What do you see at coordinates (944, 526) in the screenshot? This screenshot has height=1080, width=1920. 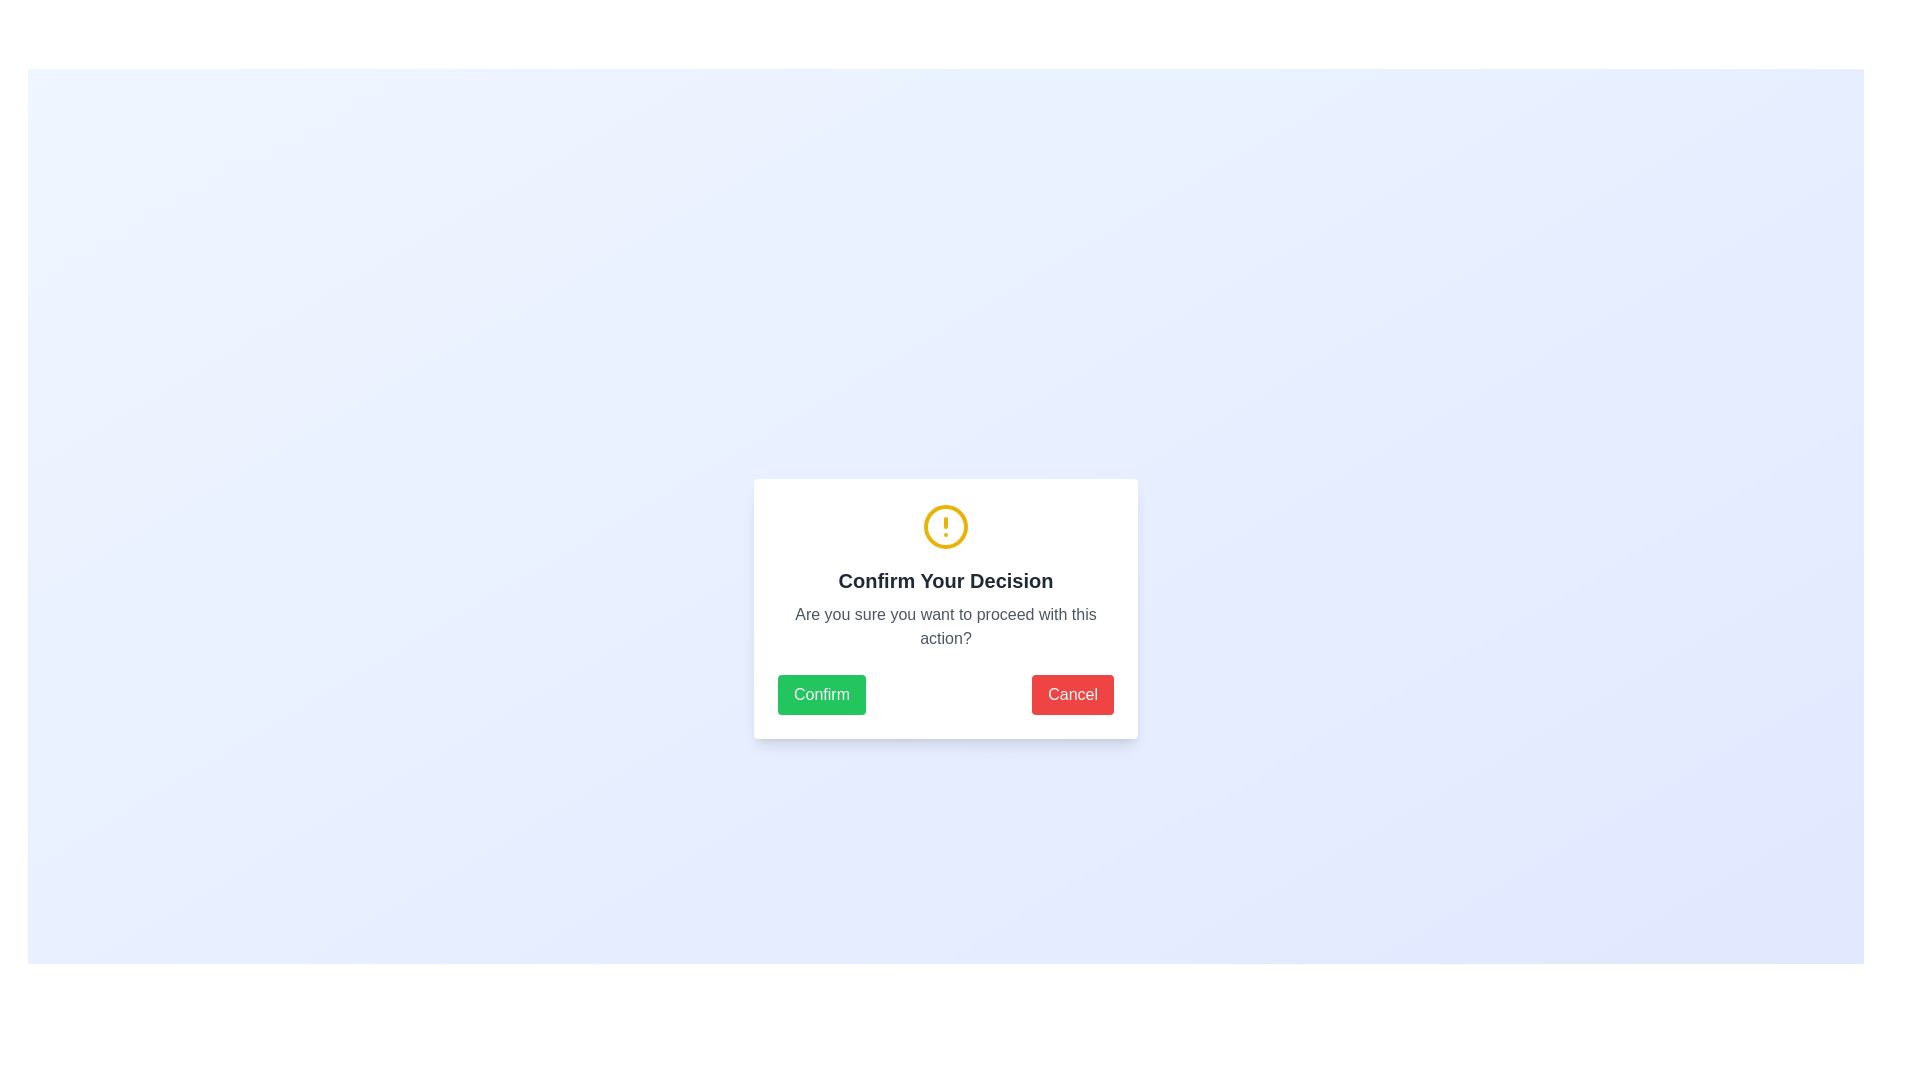 I see `the alert icon, which is a circular icon with a yellow outline and an exclamation mark in the center, located at the top of the modal pop-up above the text 'Confirm Your Decision'` at bounding box center [944, 526].